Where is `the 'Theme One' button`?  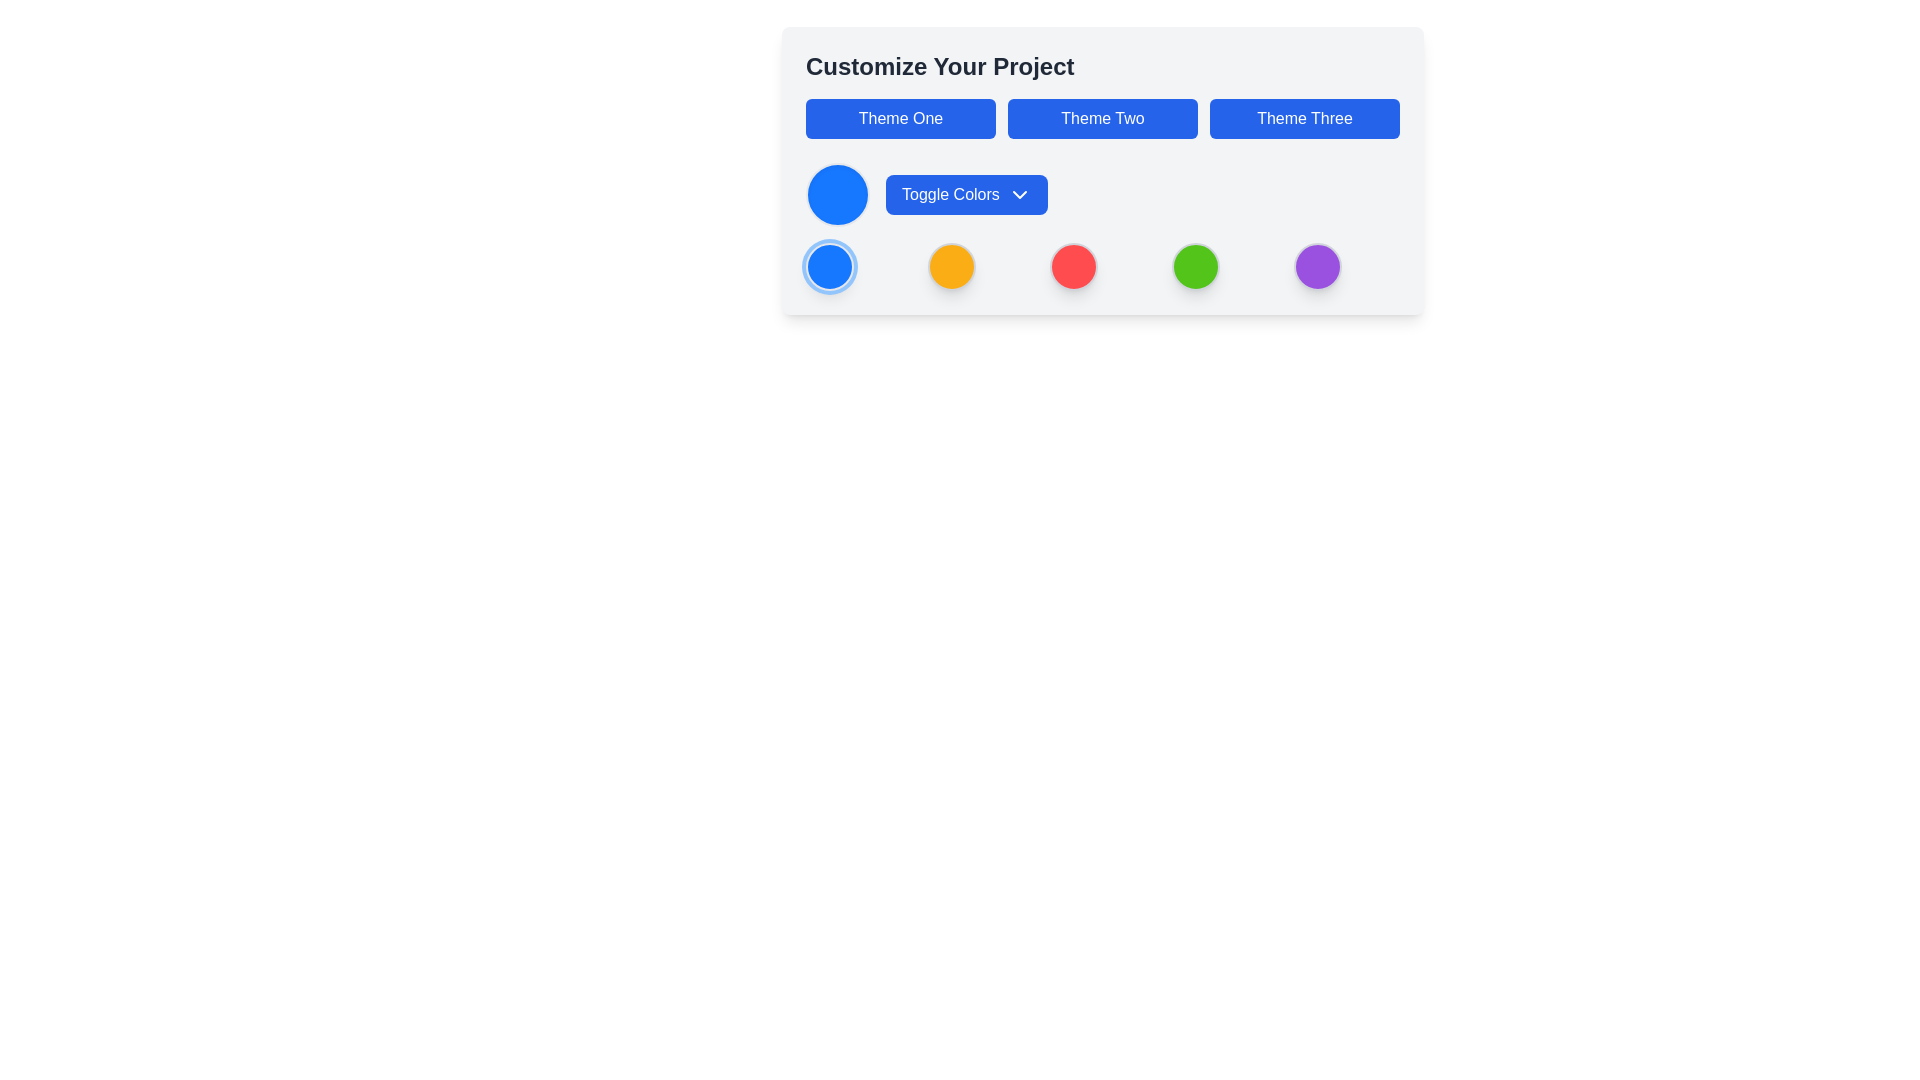
the 'Theme One' button is located at coordinates (900, 119).